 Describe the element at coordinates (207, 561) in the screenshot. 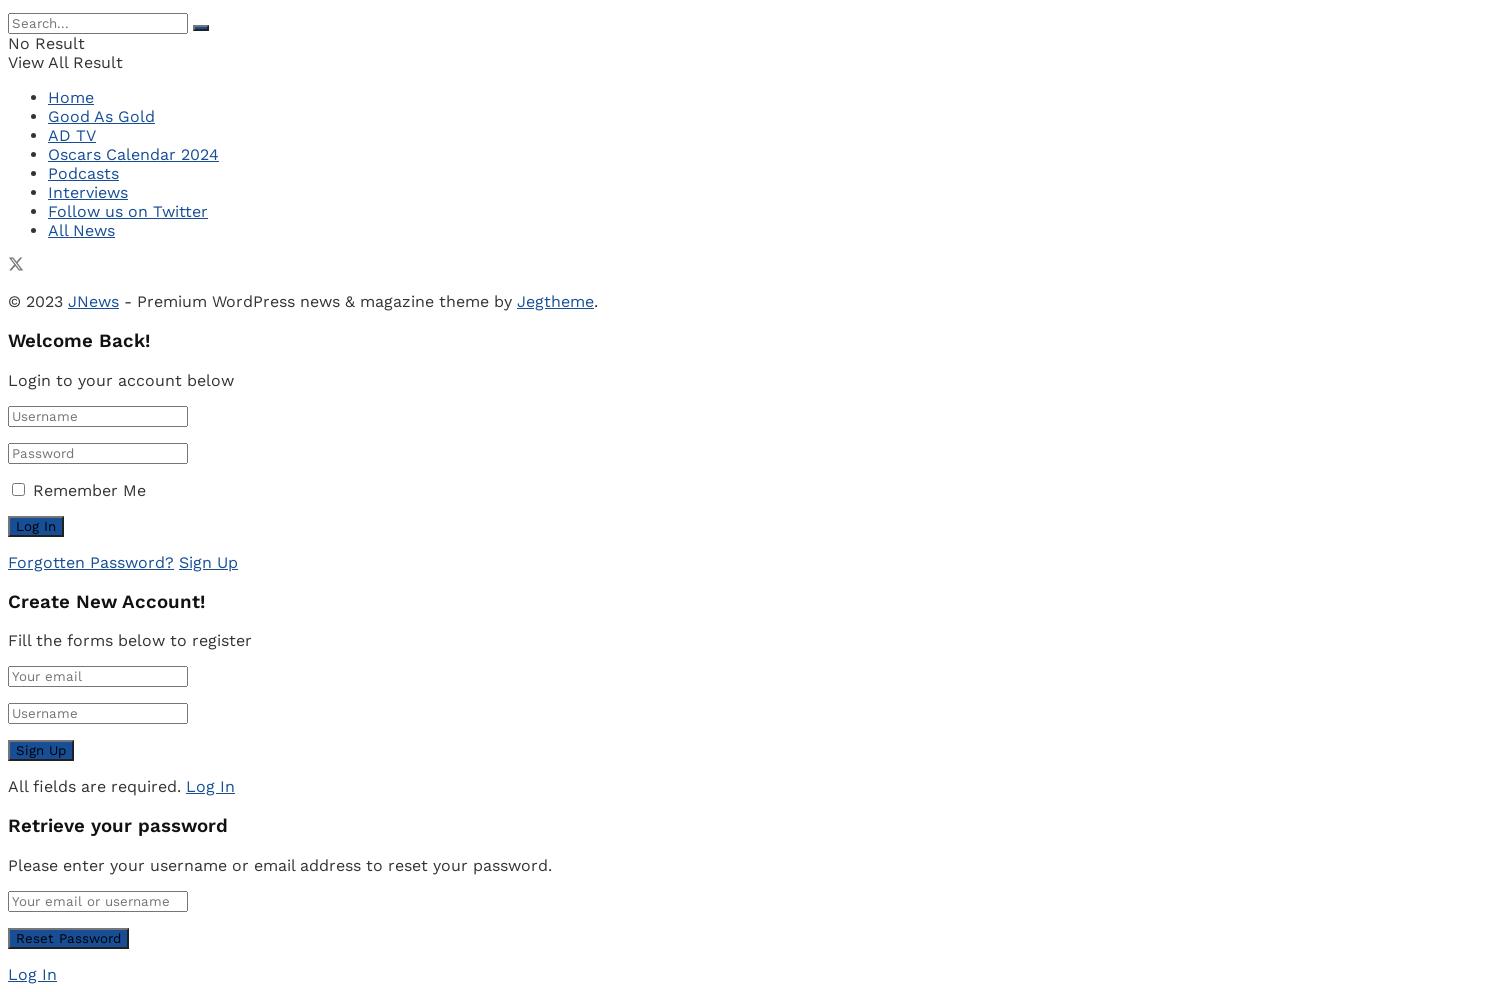

I see `'Sign Up'` at that location.